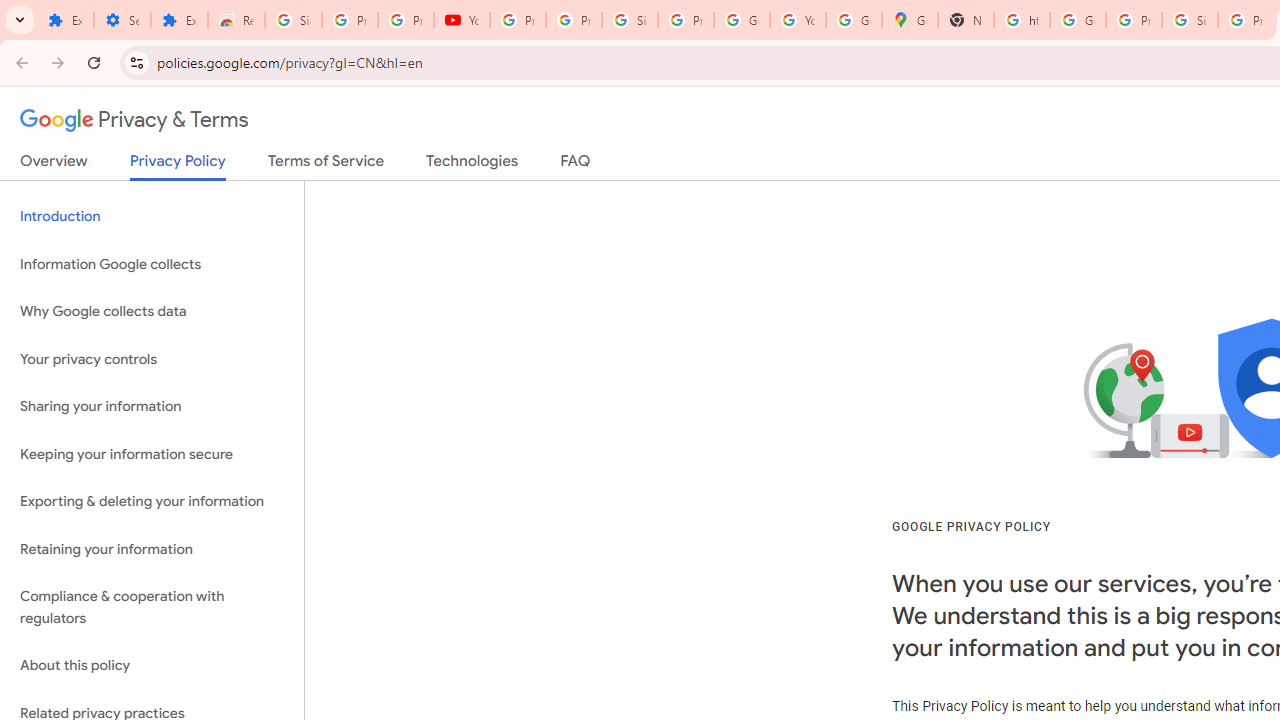 The image size is (1280, 720). Describe the element at coordinates (966, 20) in the screenshot. I see `'New Tab'` at that location.